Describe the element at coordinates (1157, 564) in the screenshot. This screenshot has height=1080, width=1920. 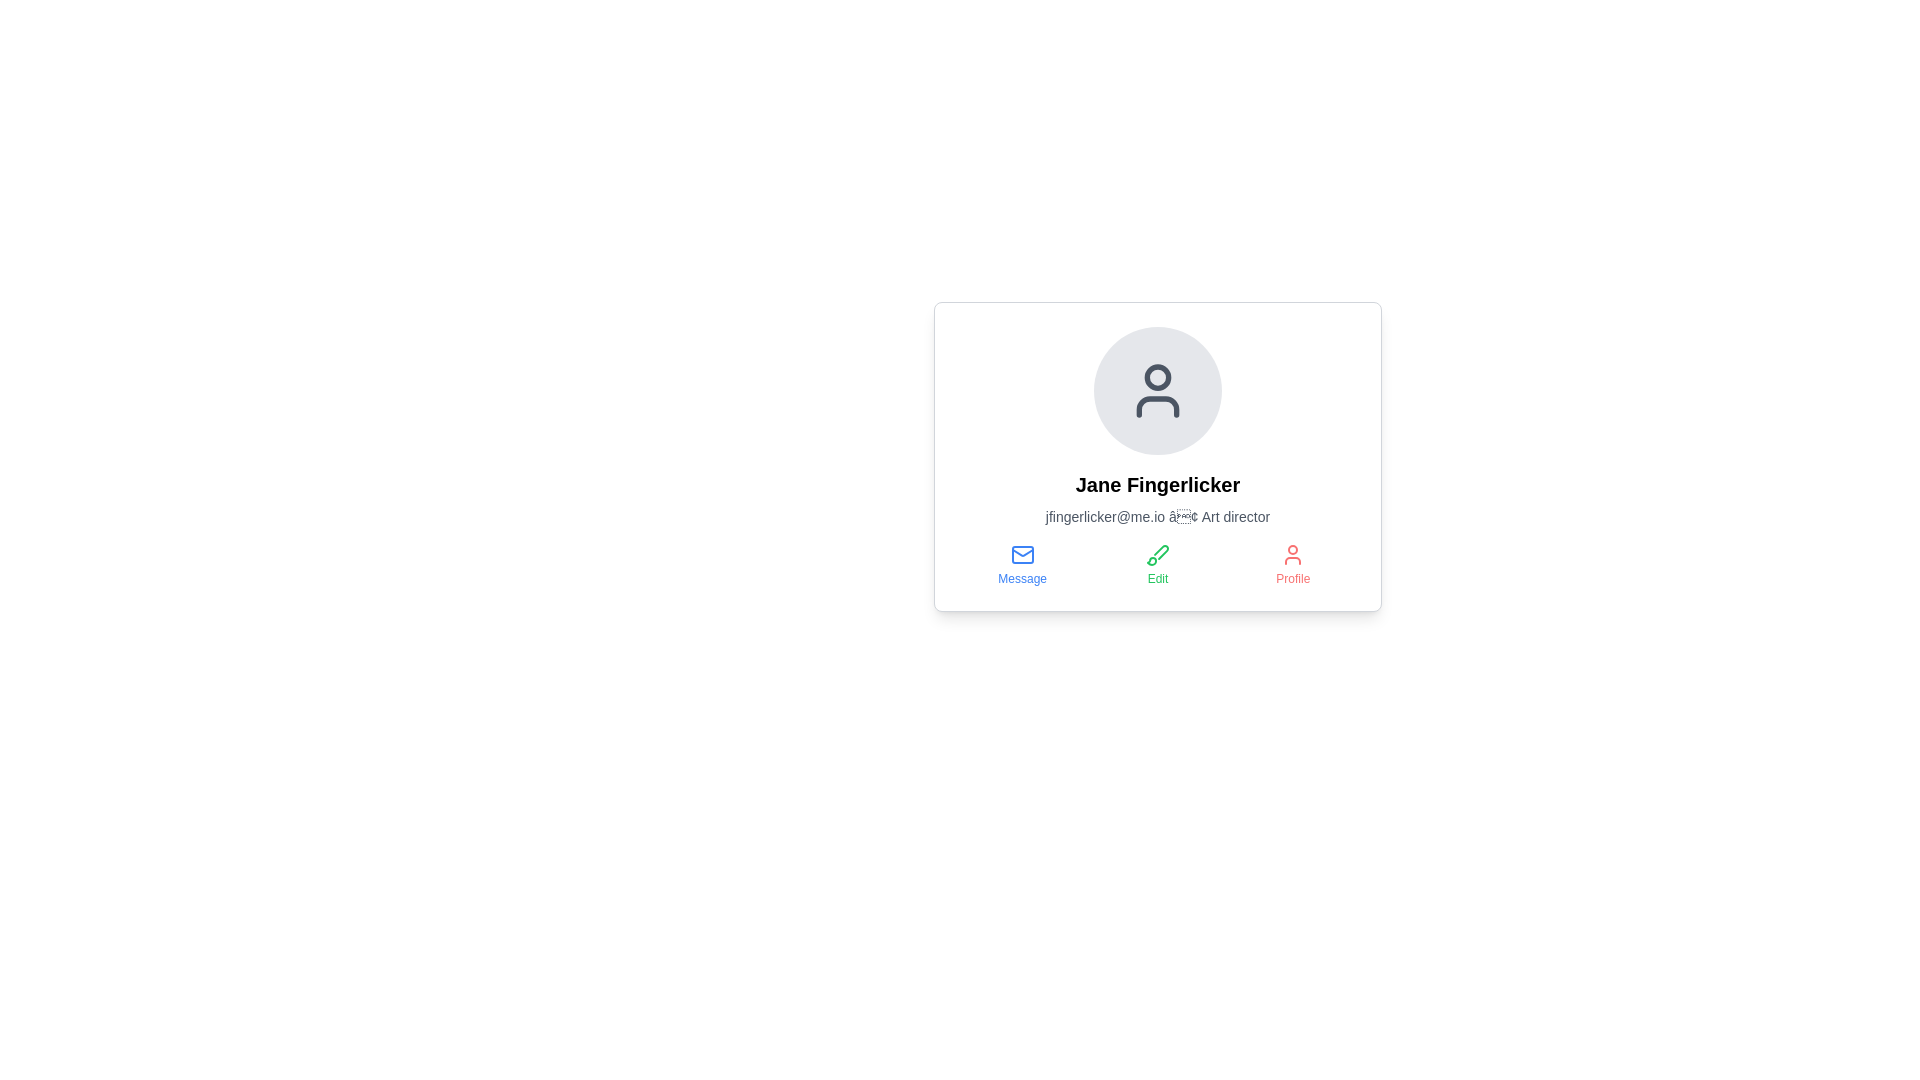
I see `the green 'Edit' button with a brush icon located at the center of a three-button group at the bottom of a card layout` at that location.